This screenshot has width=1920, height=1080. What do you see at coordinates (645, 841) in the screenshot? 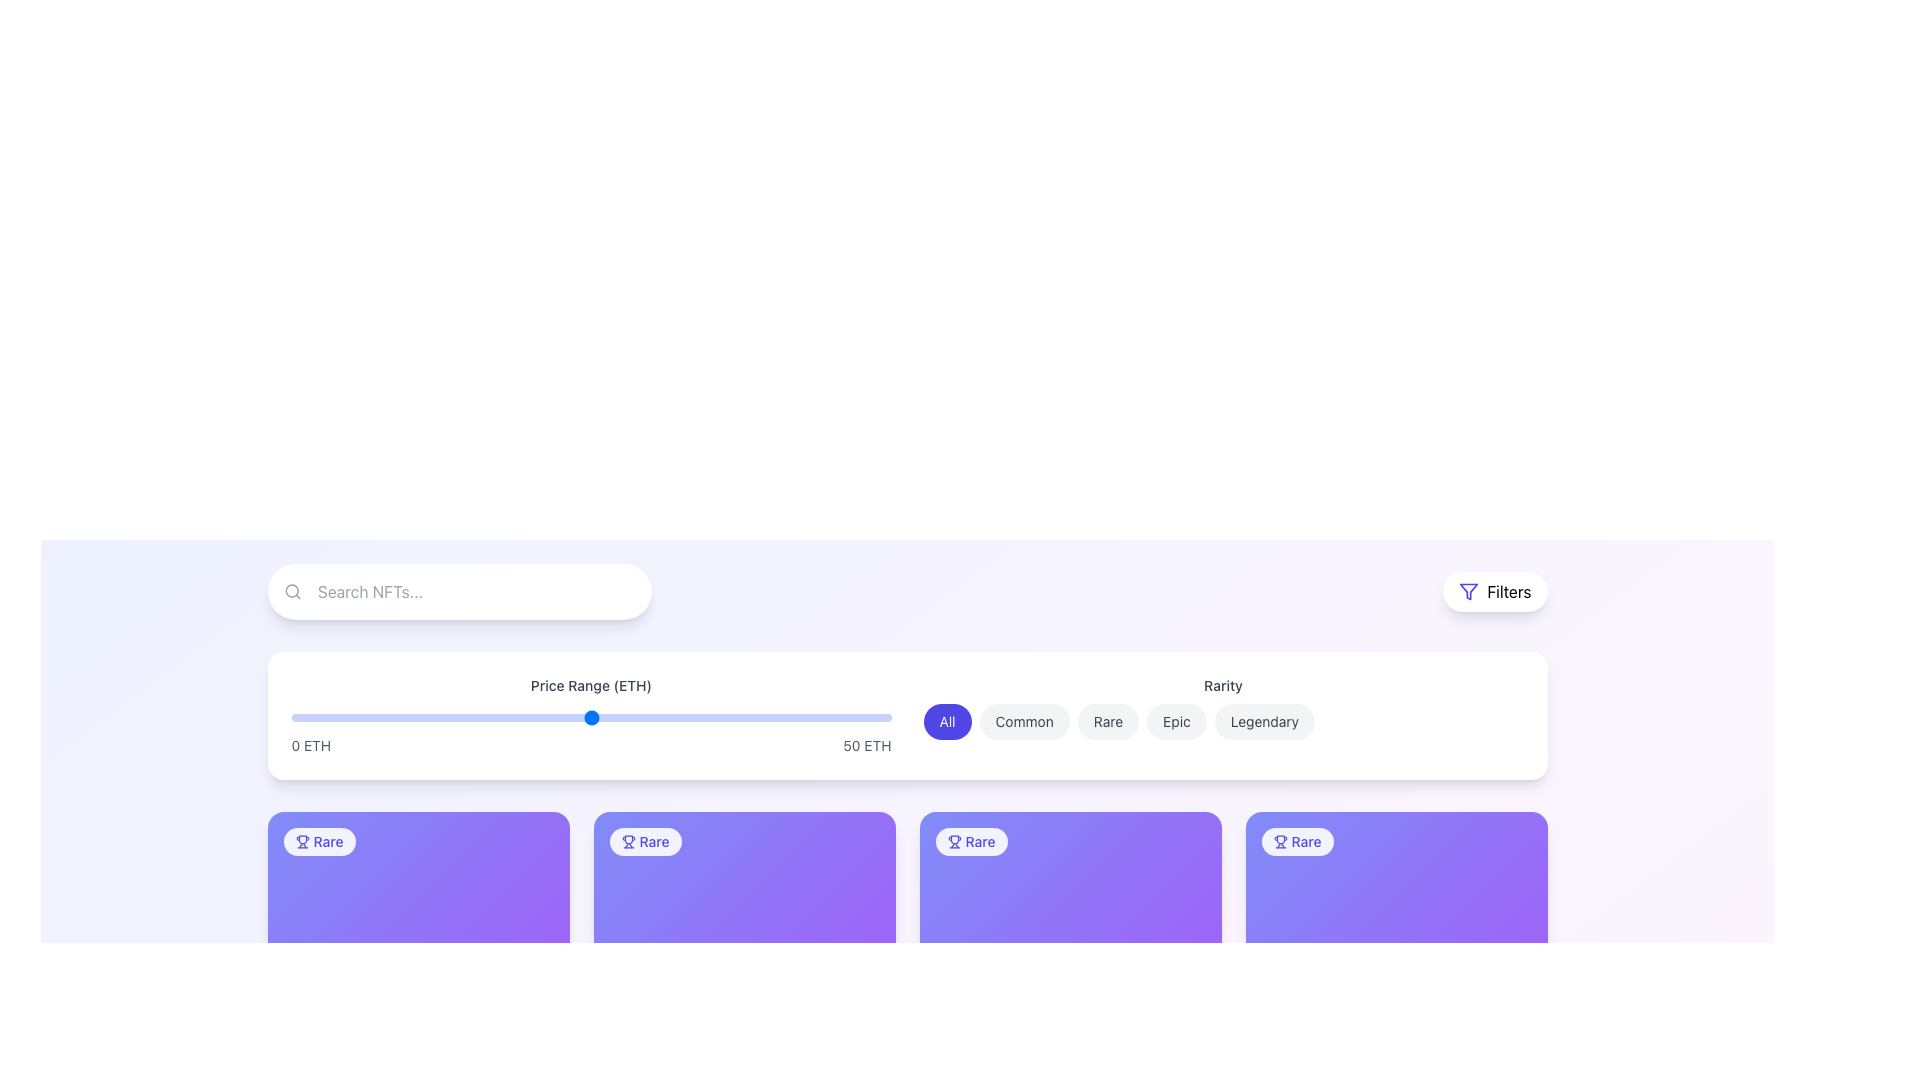
I see `rarity classification by clicking on the 'Rare' badge, which has a trophy icon on its left and is styled with indigo colors on a white background with an indigo border` at bounding box center [645, 841].